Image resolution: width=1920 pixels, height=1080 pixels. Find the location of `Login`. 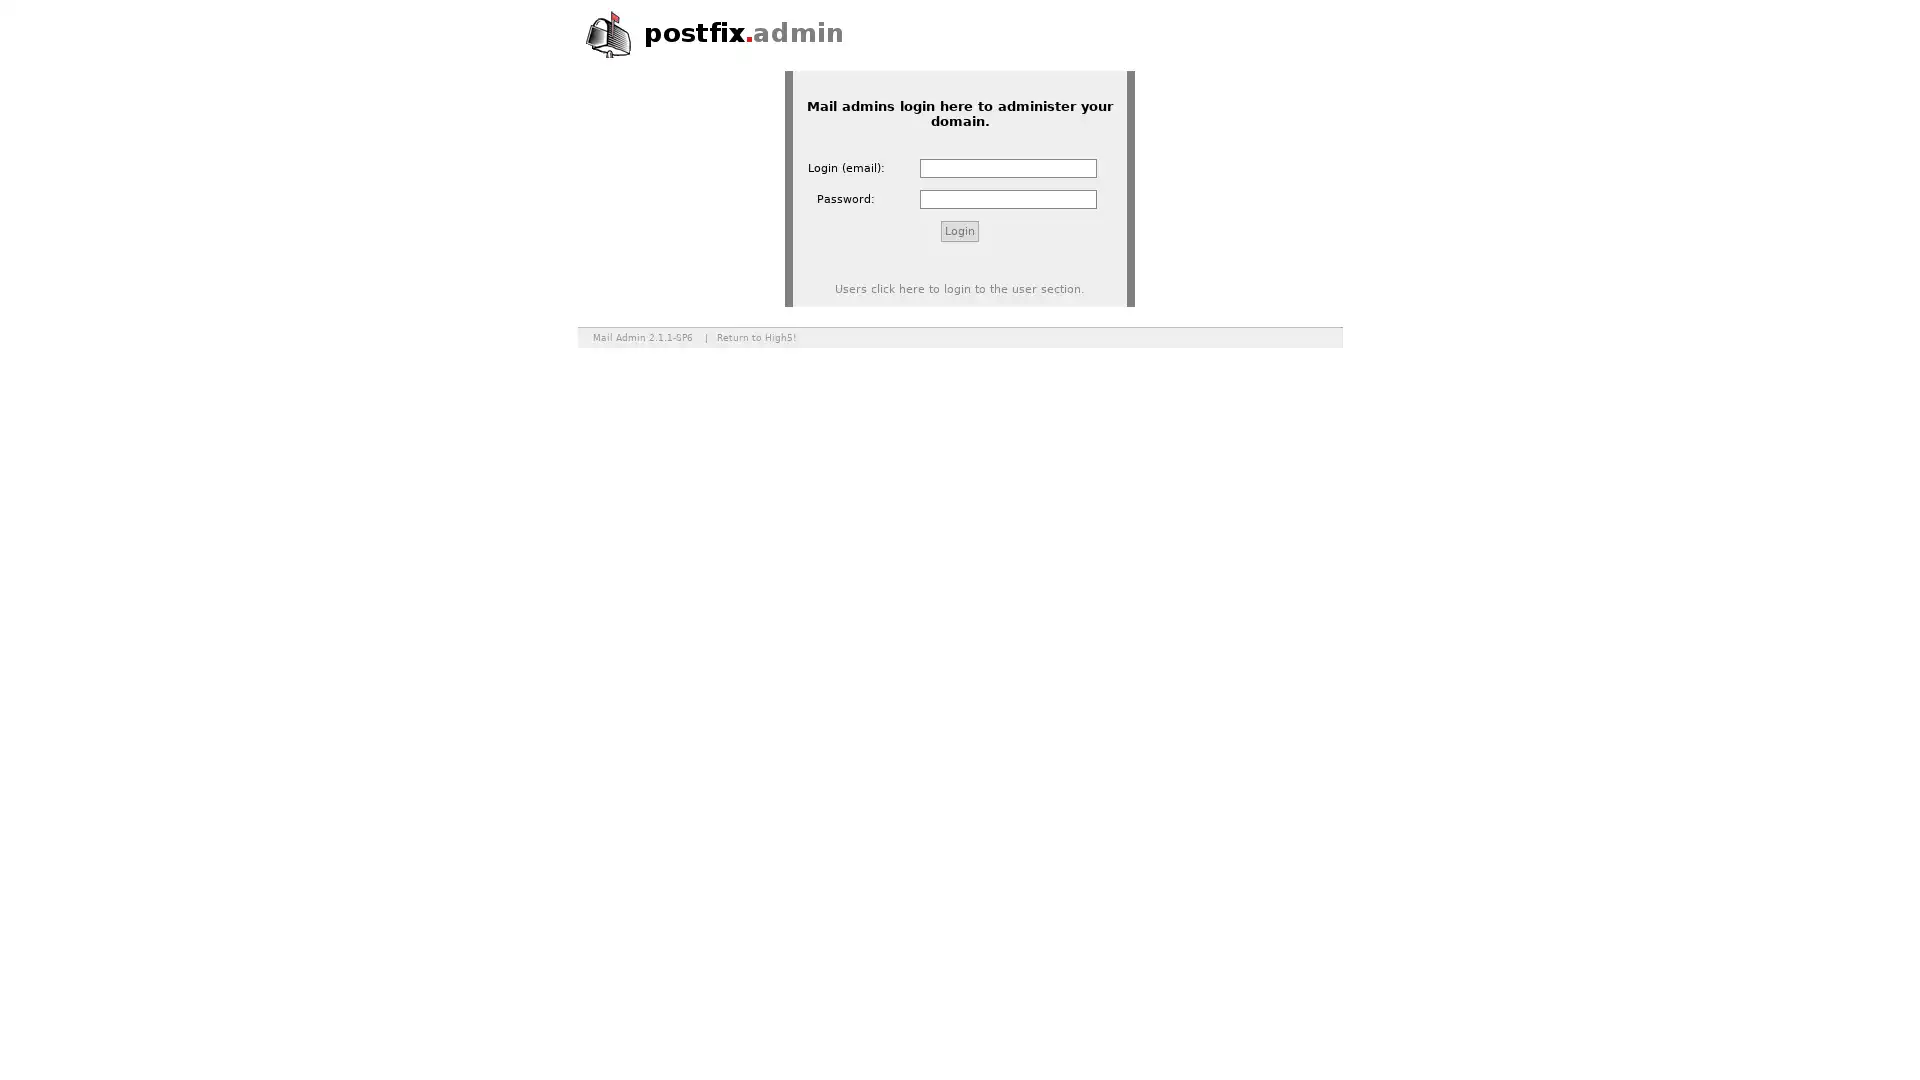

Login is located at coordinates (960, 229).